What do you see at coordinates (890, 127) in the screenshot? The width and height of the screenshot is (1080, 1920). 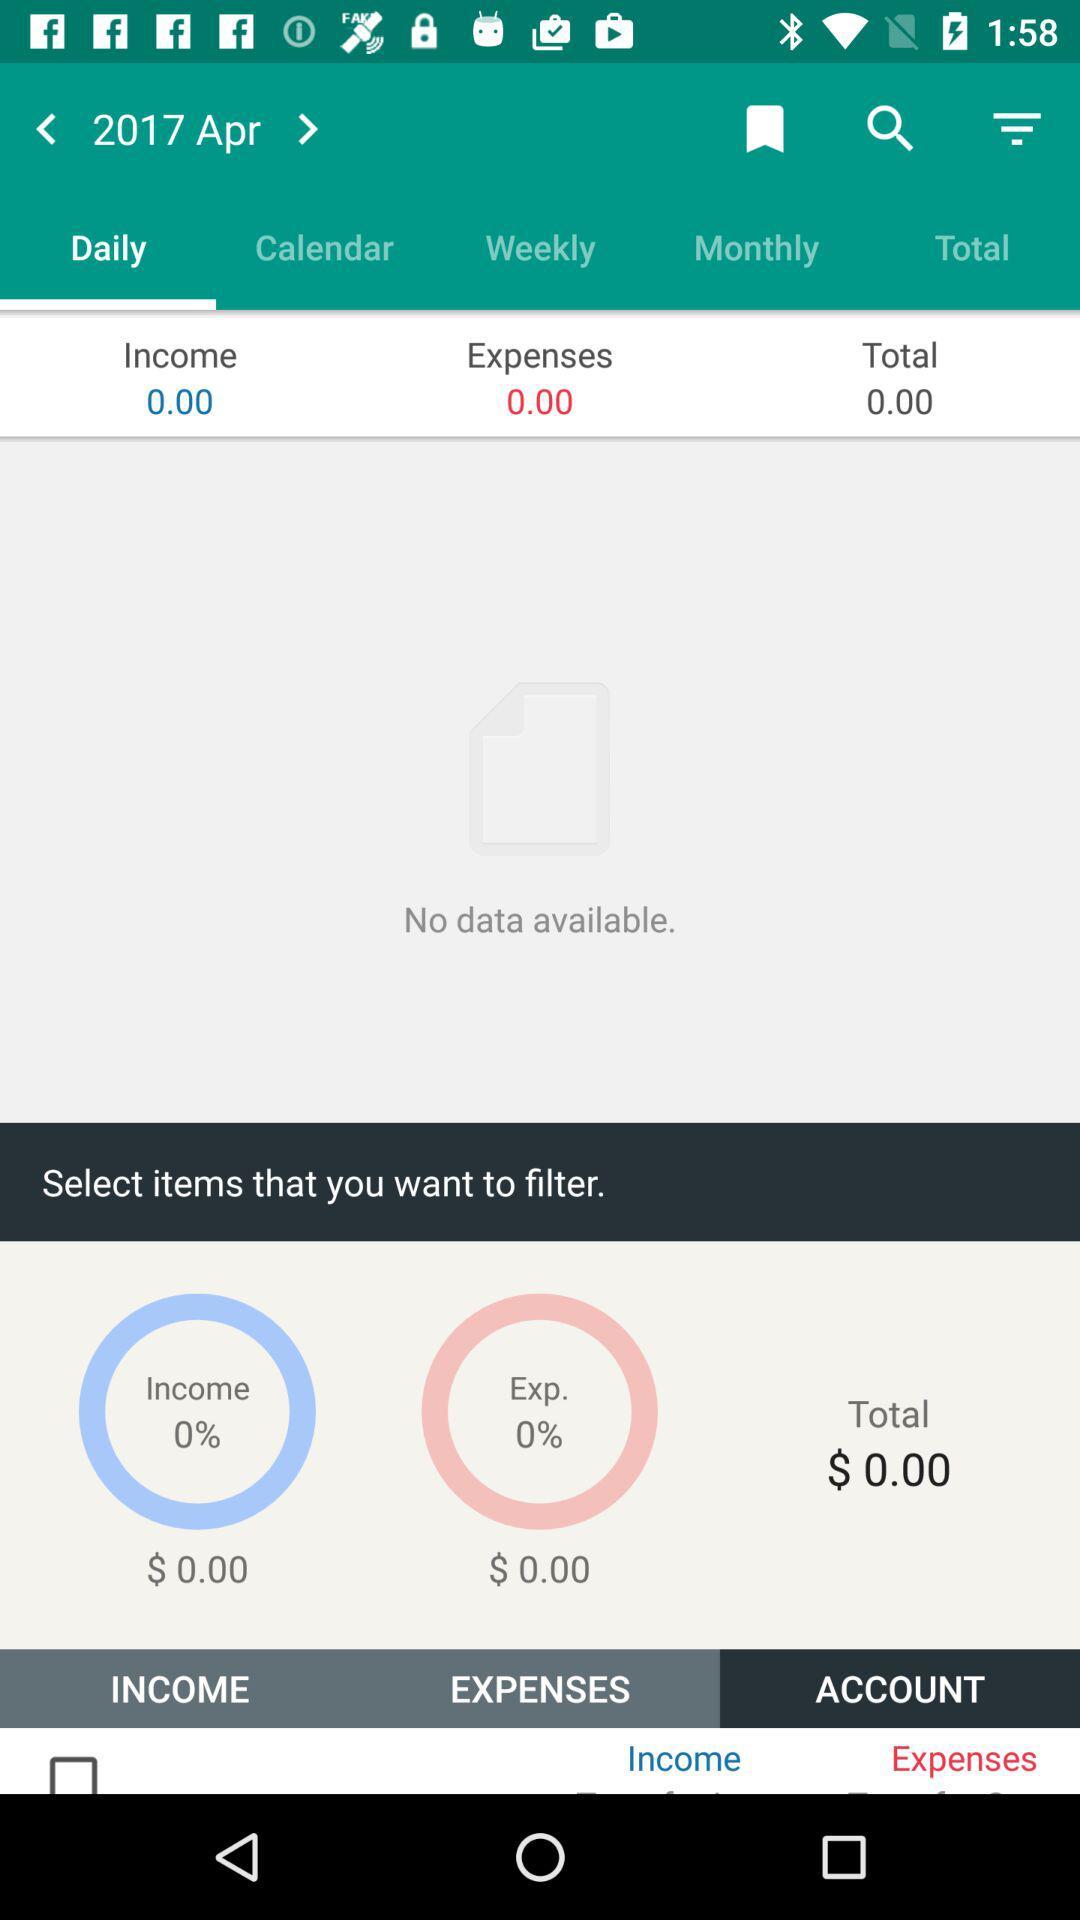 I see `the search icon` at bounding box center [890, 127].